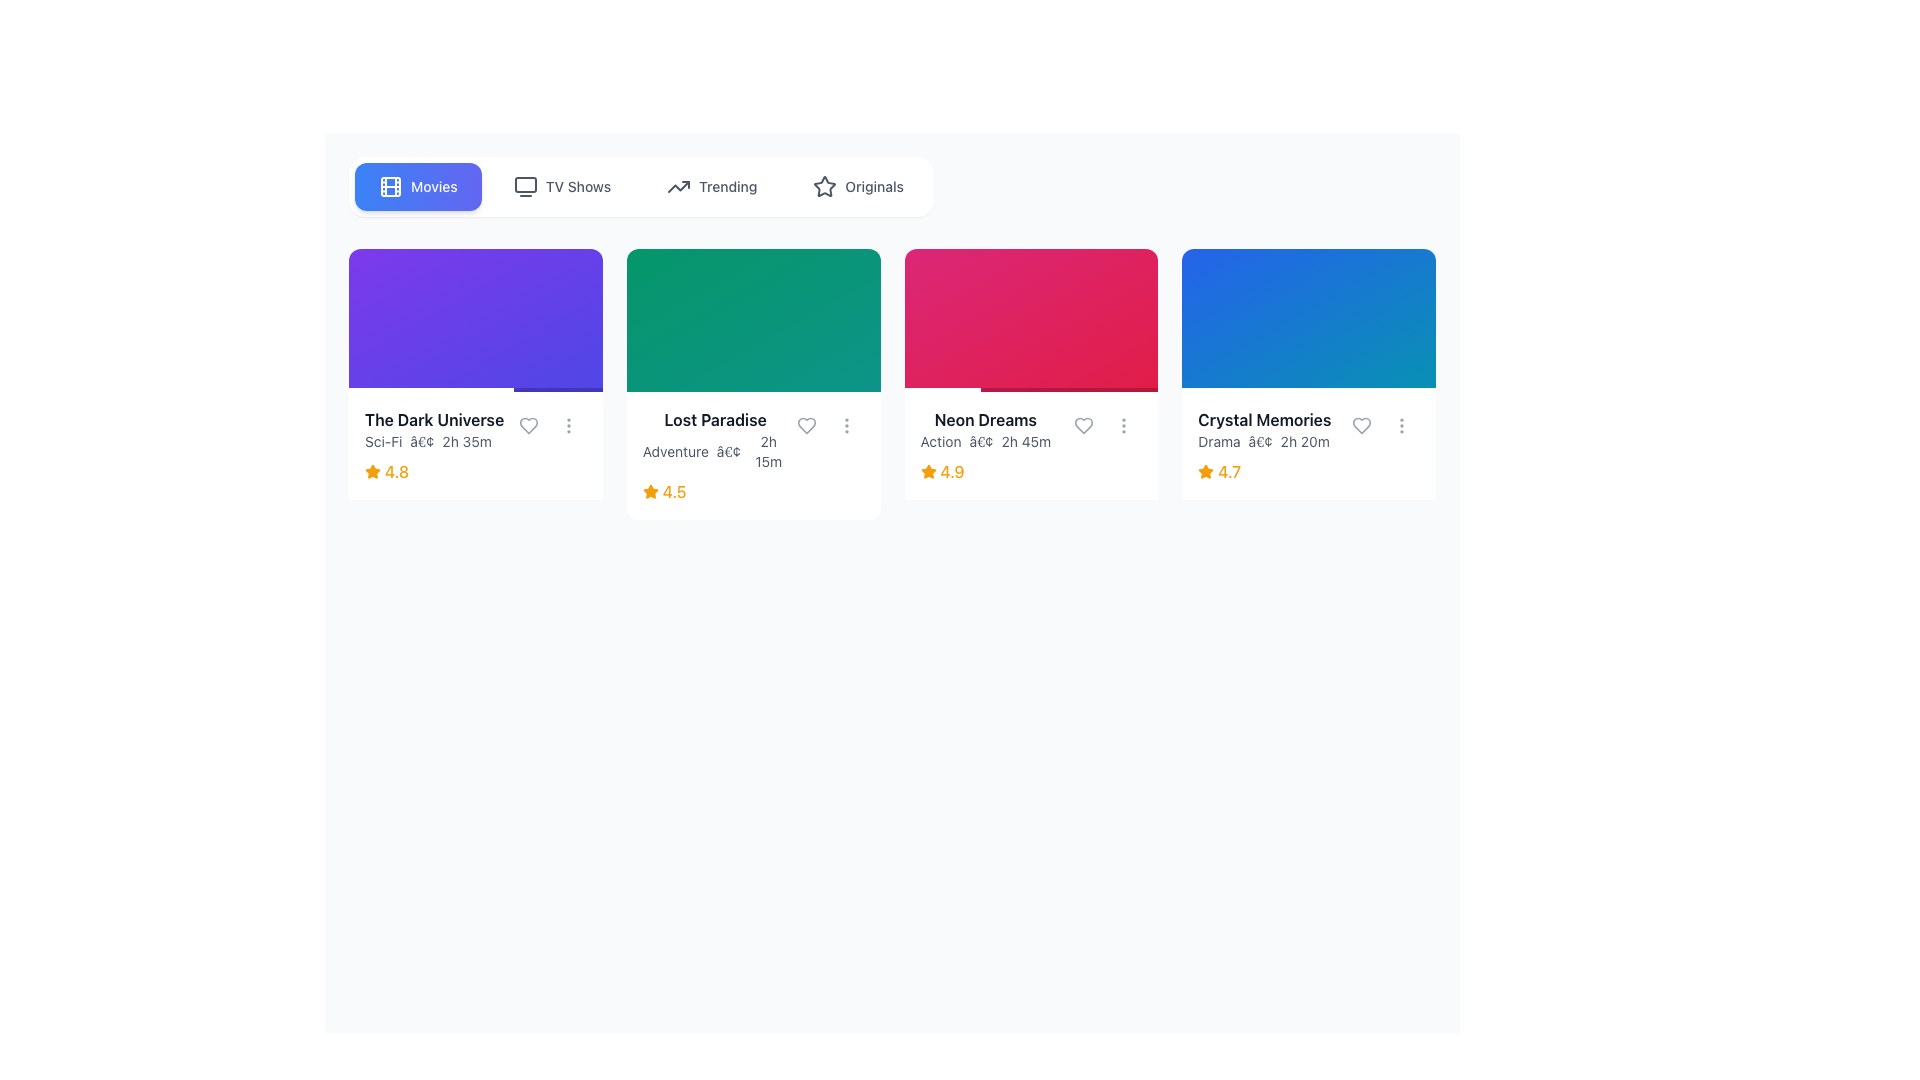 The height and width of the screenshot is (1080, 1920). Describe the element at coordinates (421, 440) in the screenshot. I see `the bullet point character that separates the genre 'Sci-Fi' and the duration '2h 35m' in the content row under the title 'The Dark Universe'` at that location.